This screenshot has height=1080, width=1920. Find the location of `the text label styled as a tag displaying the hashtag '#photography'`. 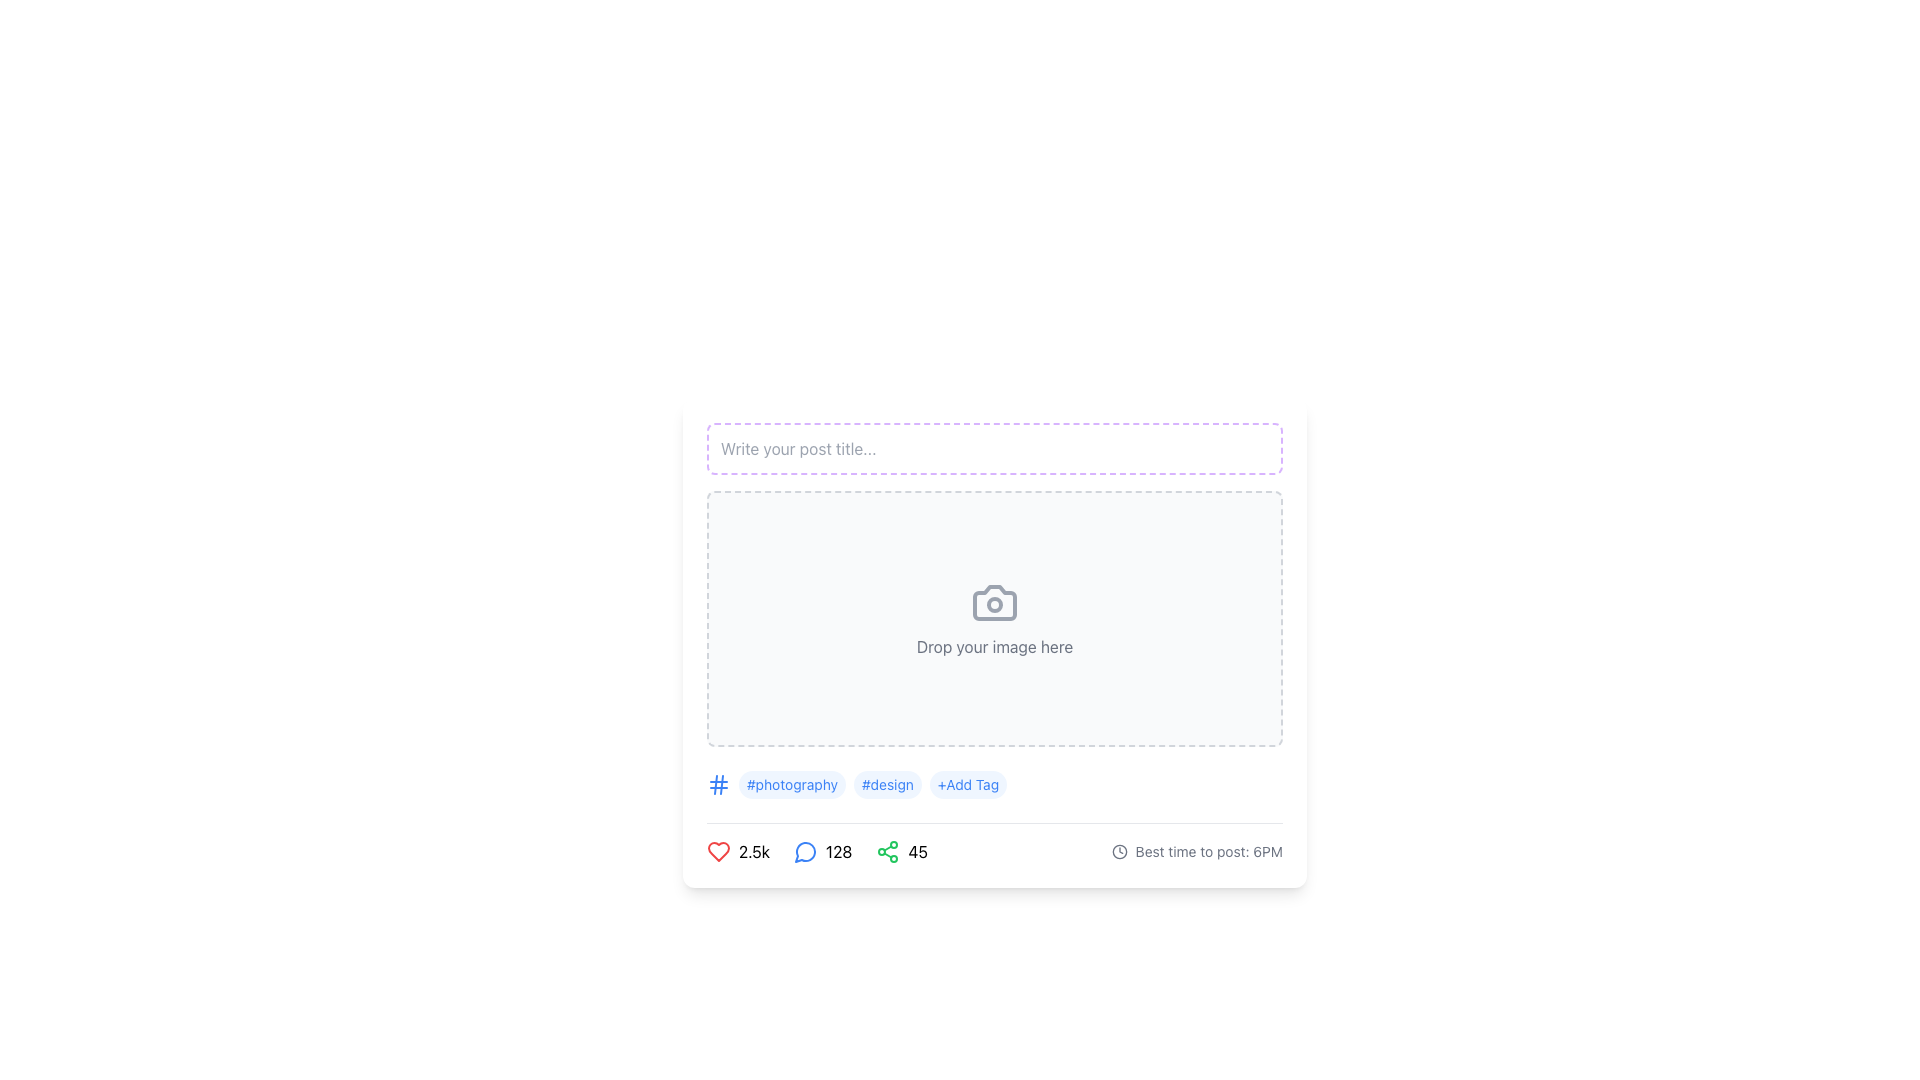

the text label styled as a tag displaying the hashtag '#photography' is located at coordinates (791, 784).